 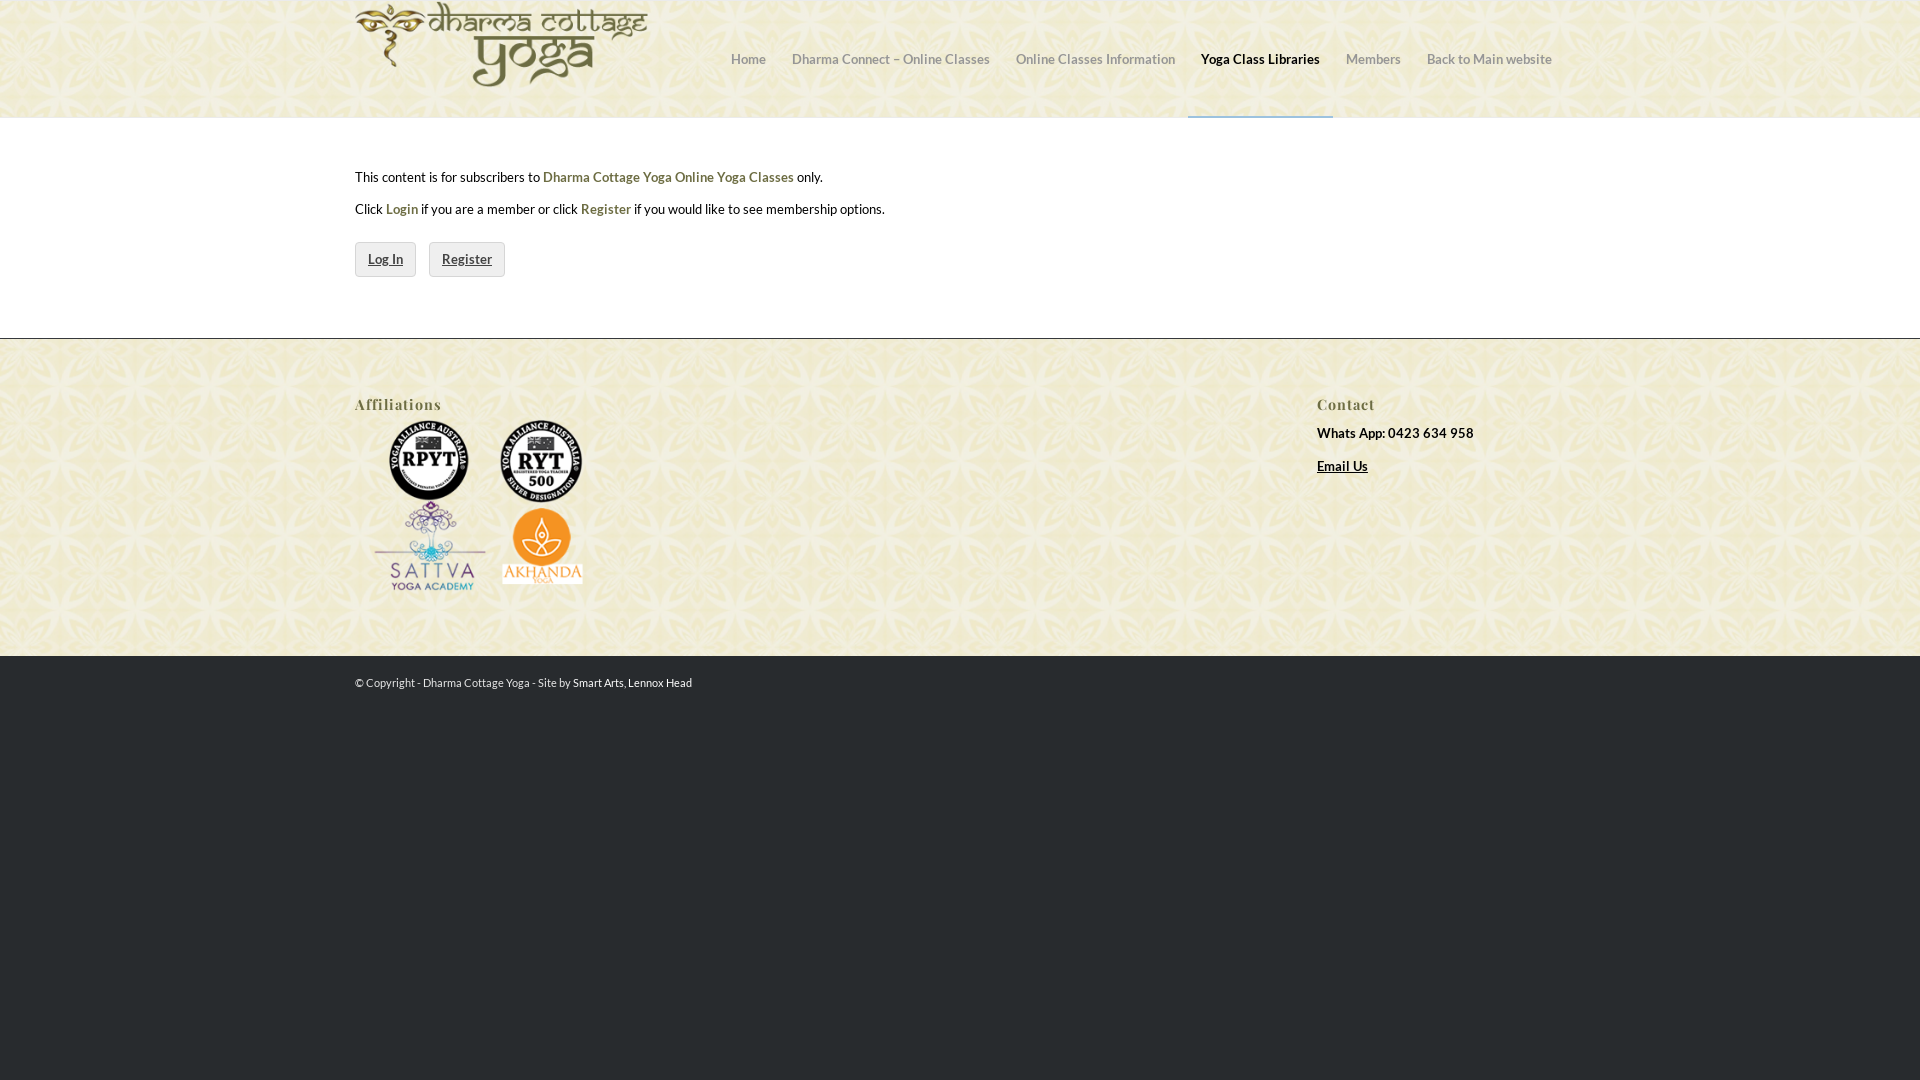 What do you see at coordinates (1259, 57) in the screenshot?
I see `'Yoga Class Libraries'` at bounding box center [1259, 57].